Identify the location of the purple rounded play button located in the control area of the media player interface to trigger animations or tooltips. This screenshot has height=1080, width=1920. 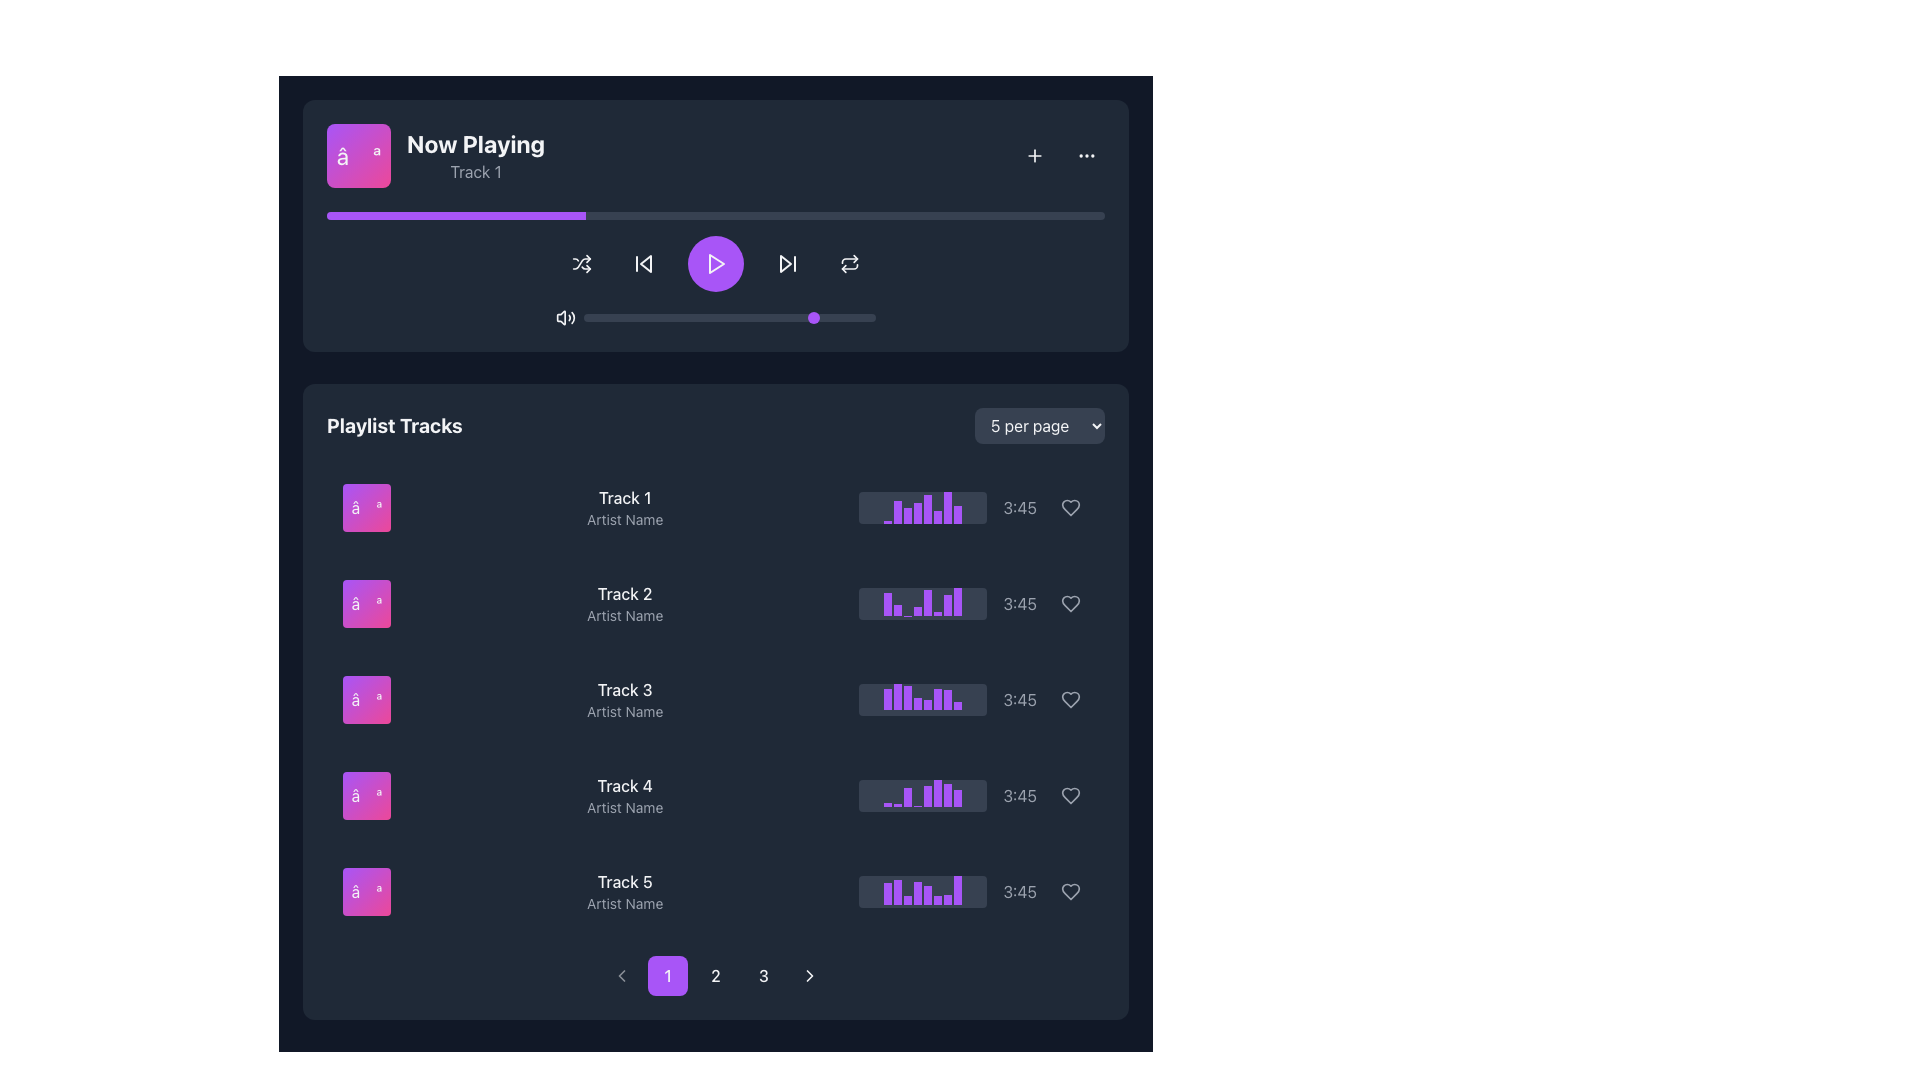
(715, 262).